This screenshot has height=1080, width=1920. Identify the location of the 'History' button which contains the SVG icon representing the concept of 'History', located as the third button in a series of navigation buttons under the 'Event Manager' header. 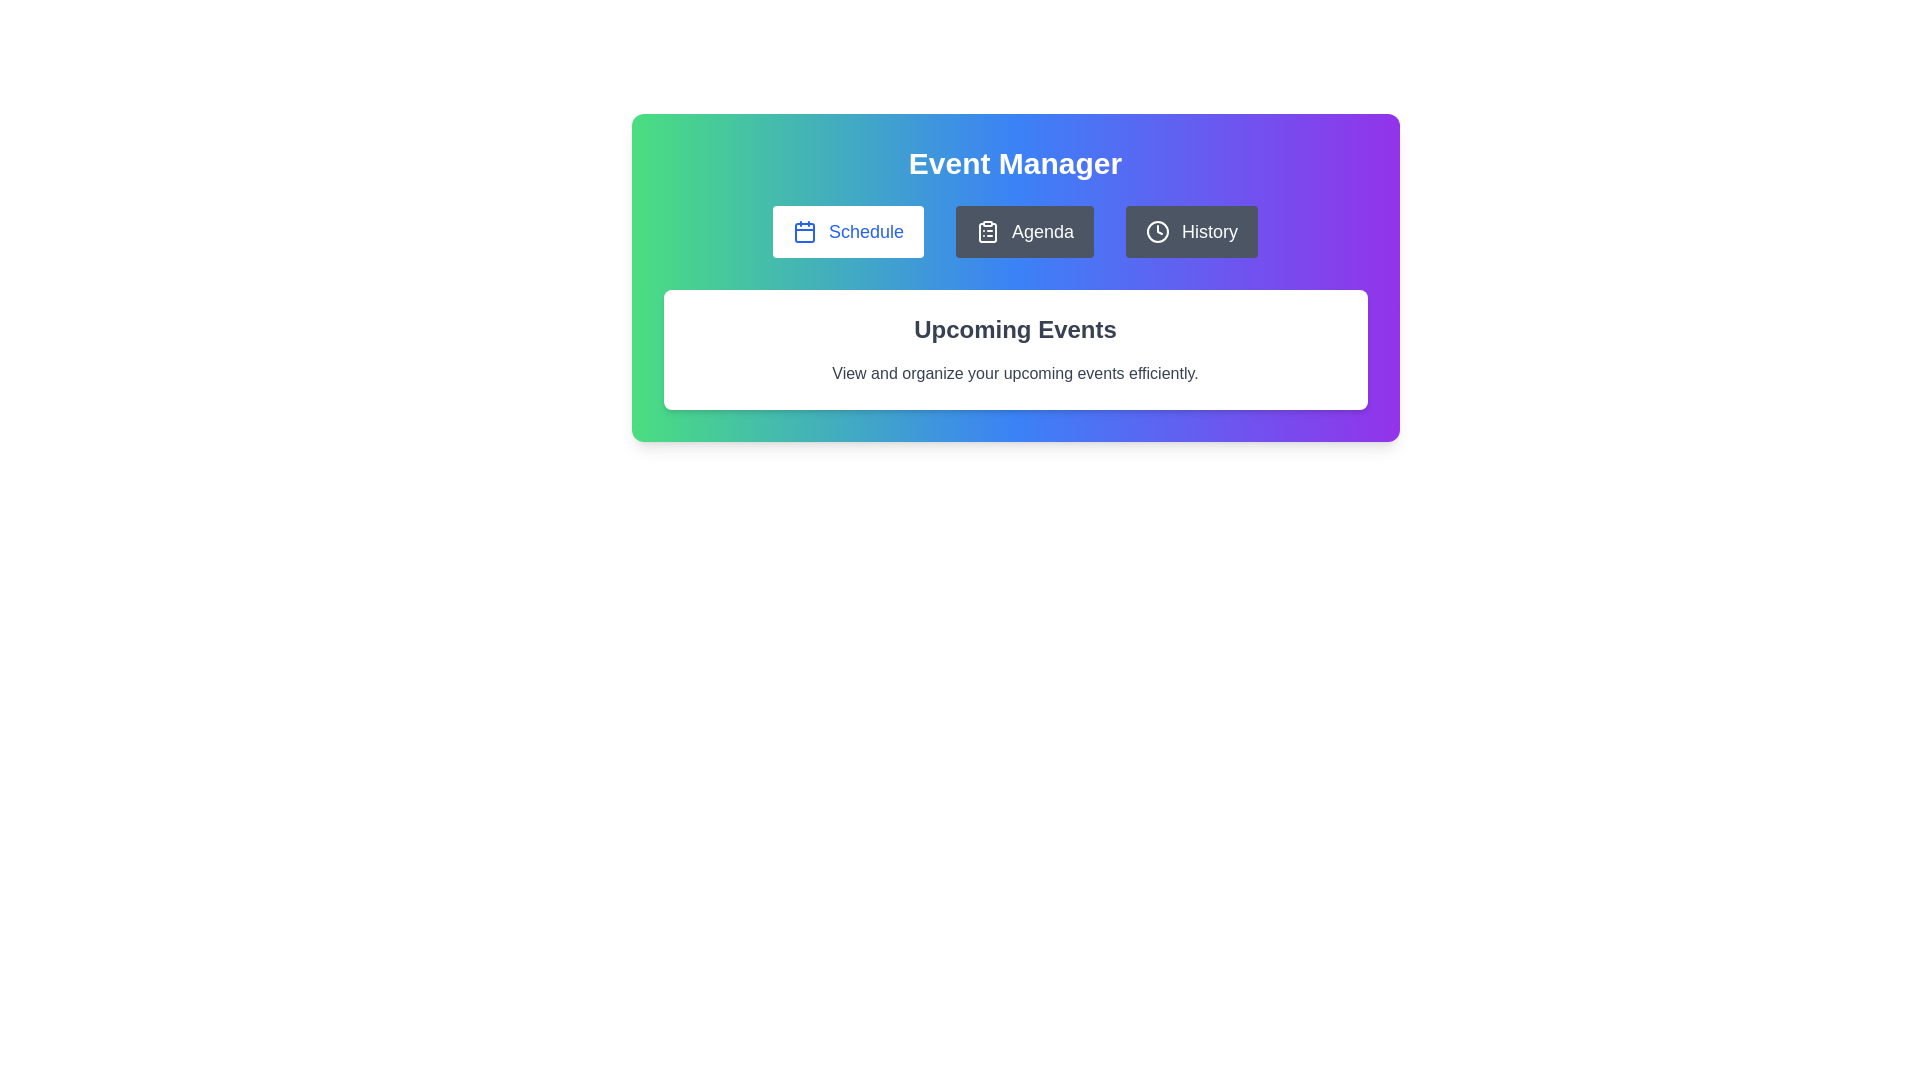
(1158, 230).